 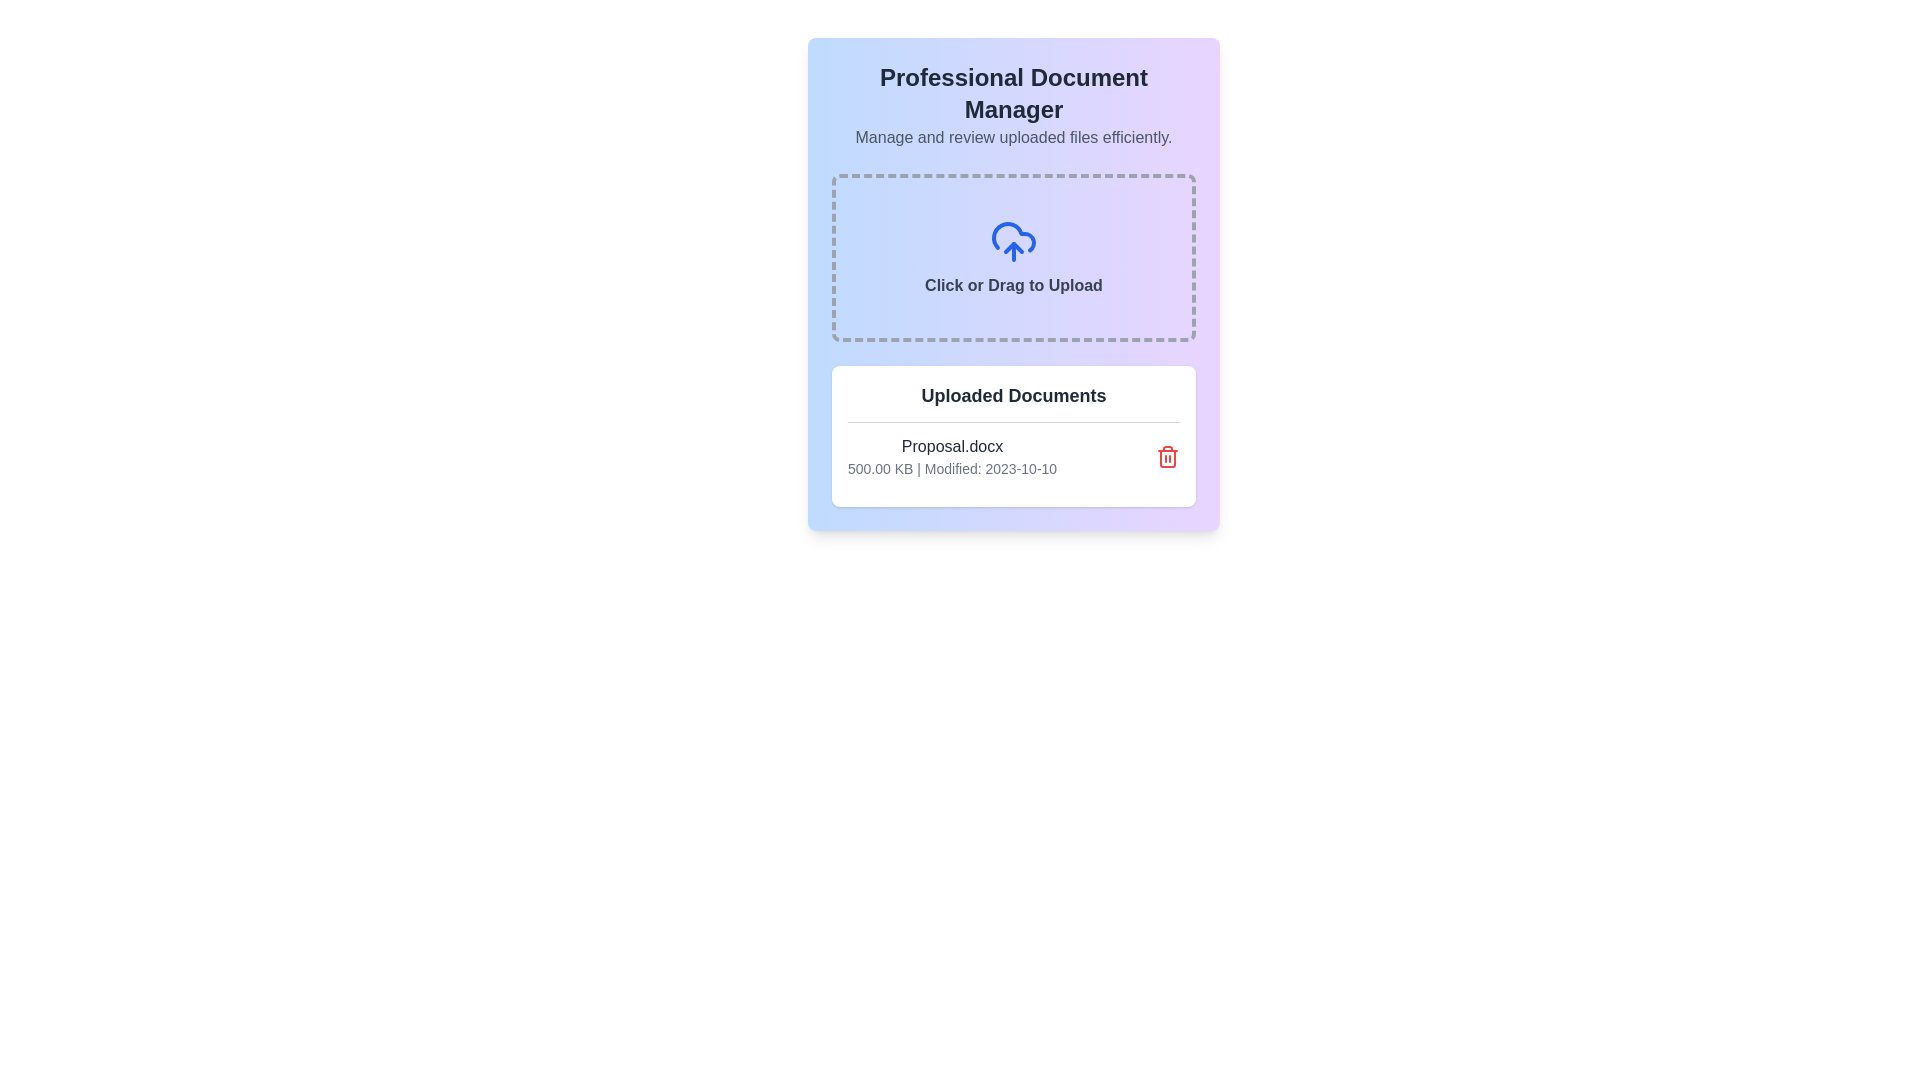 What do you see at coordinates (1013, 285) in the screenshot?
I see `the descriptive text label located below the cloud icon` at bounding box center [1013, 285].